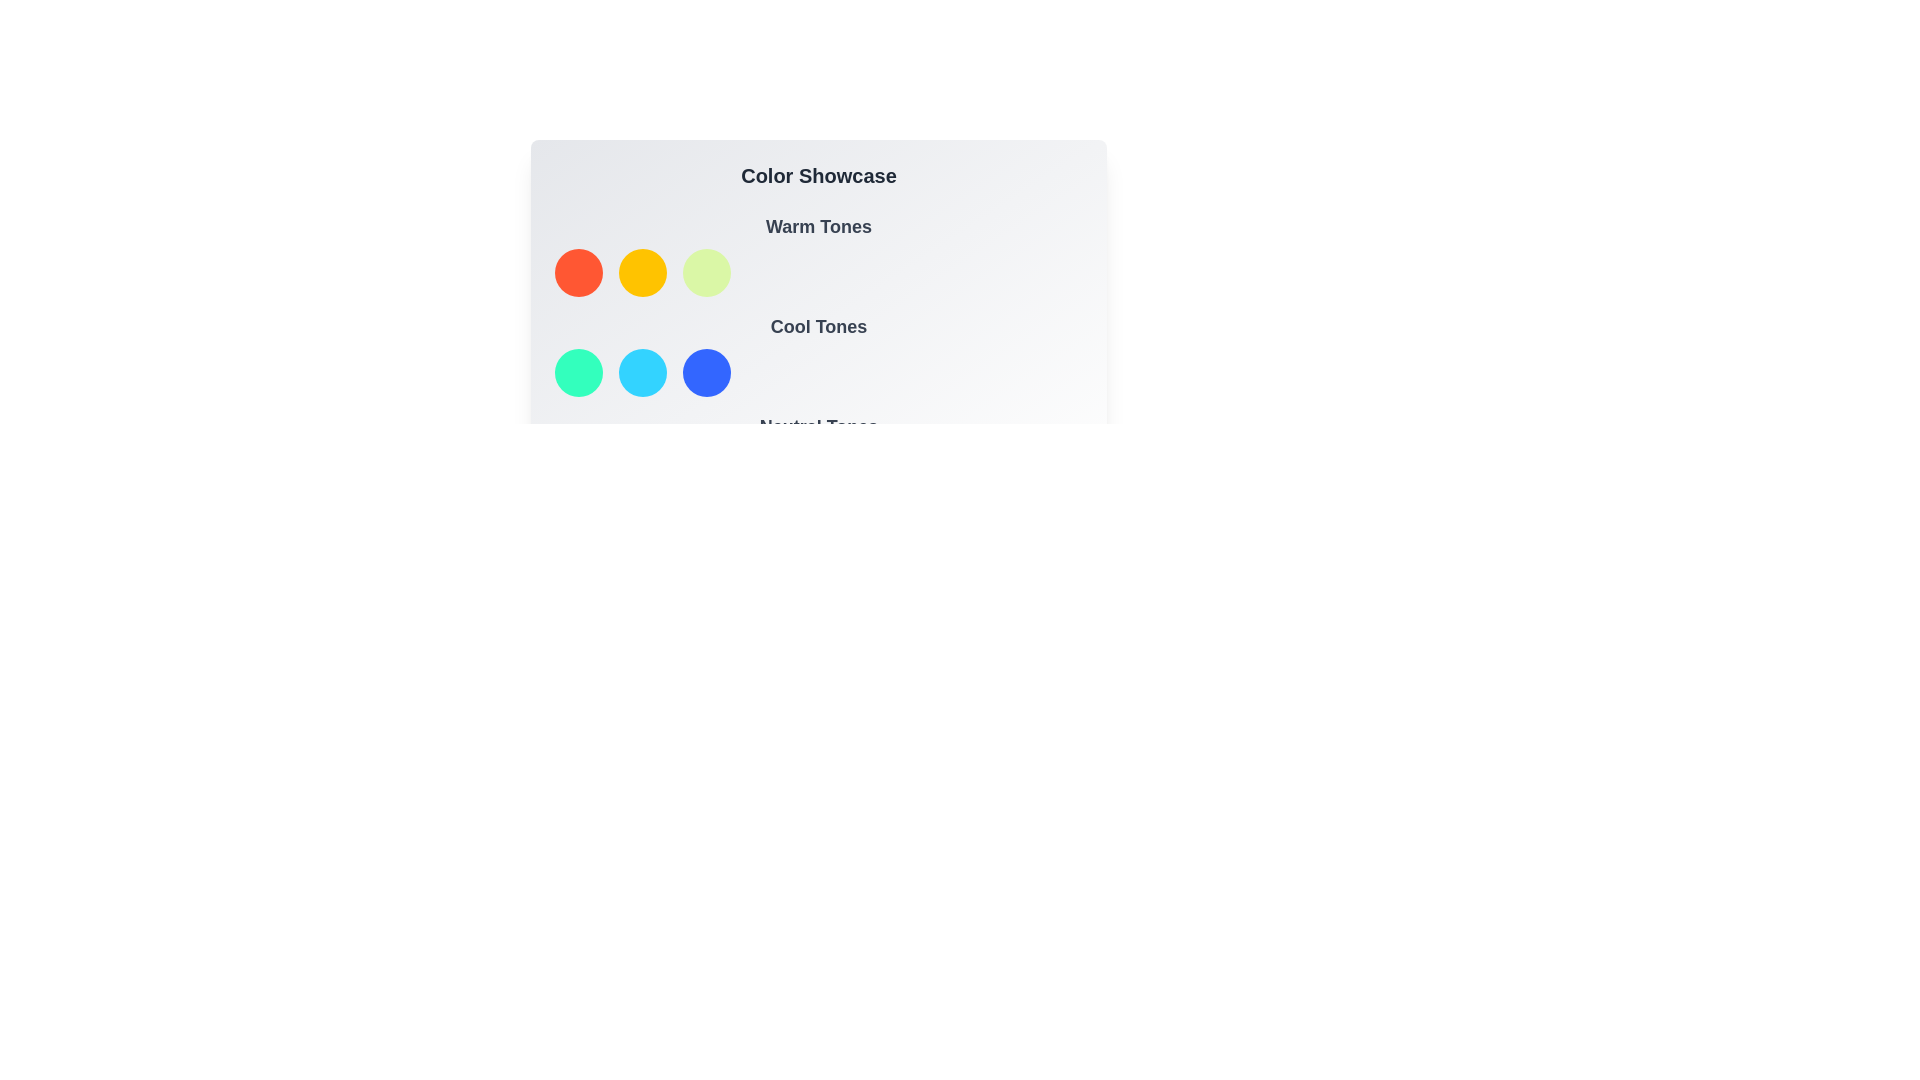  What do you see at coordinates (819, 426) in the screenshot?
I see `text from the Text Label displaying 'Neutral Tones', which is styled with a bold font and dark gray color, positioned centrally below the color swatches` at bounding box center [819, 426].